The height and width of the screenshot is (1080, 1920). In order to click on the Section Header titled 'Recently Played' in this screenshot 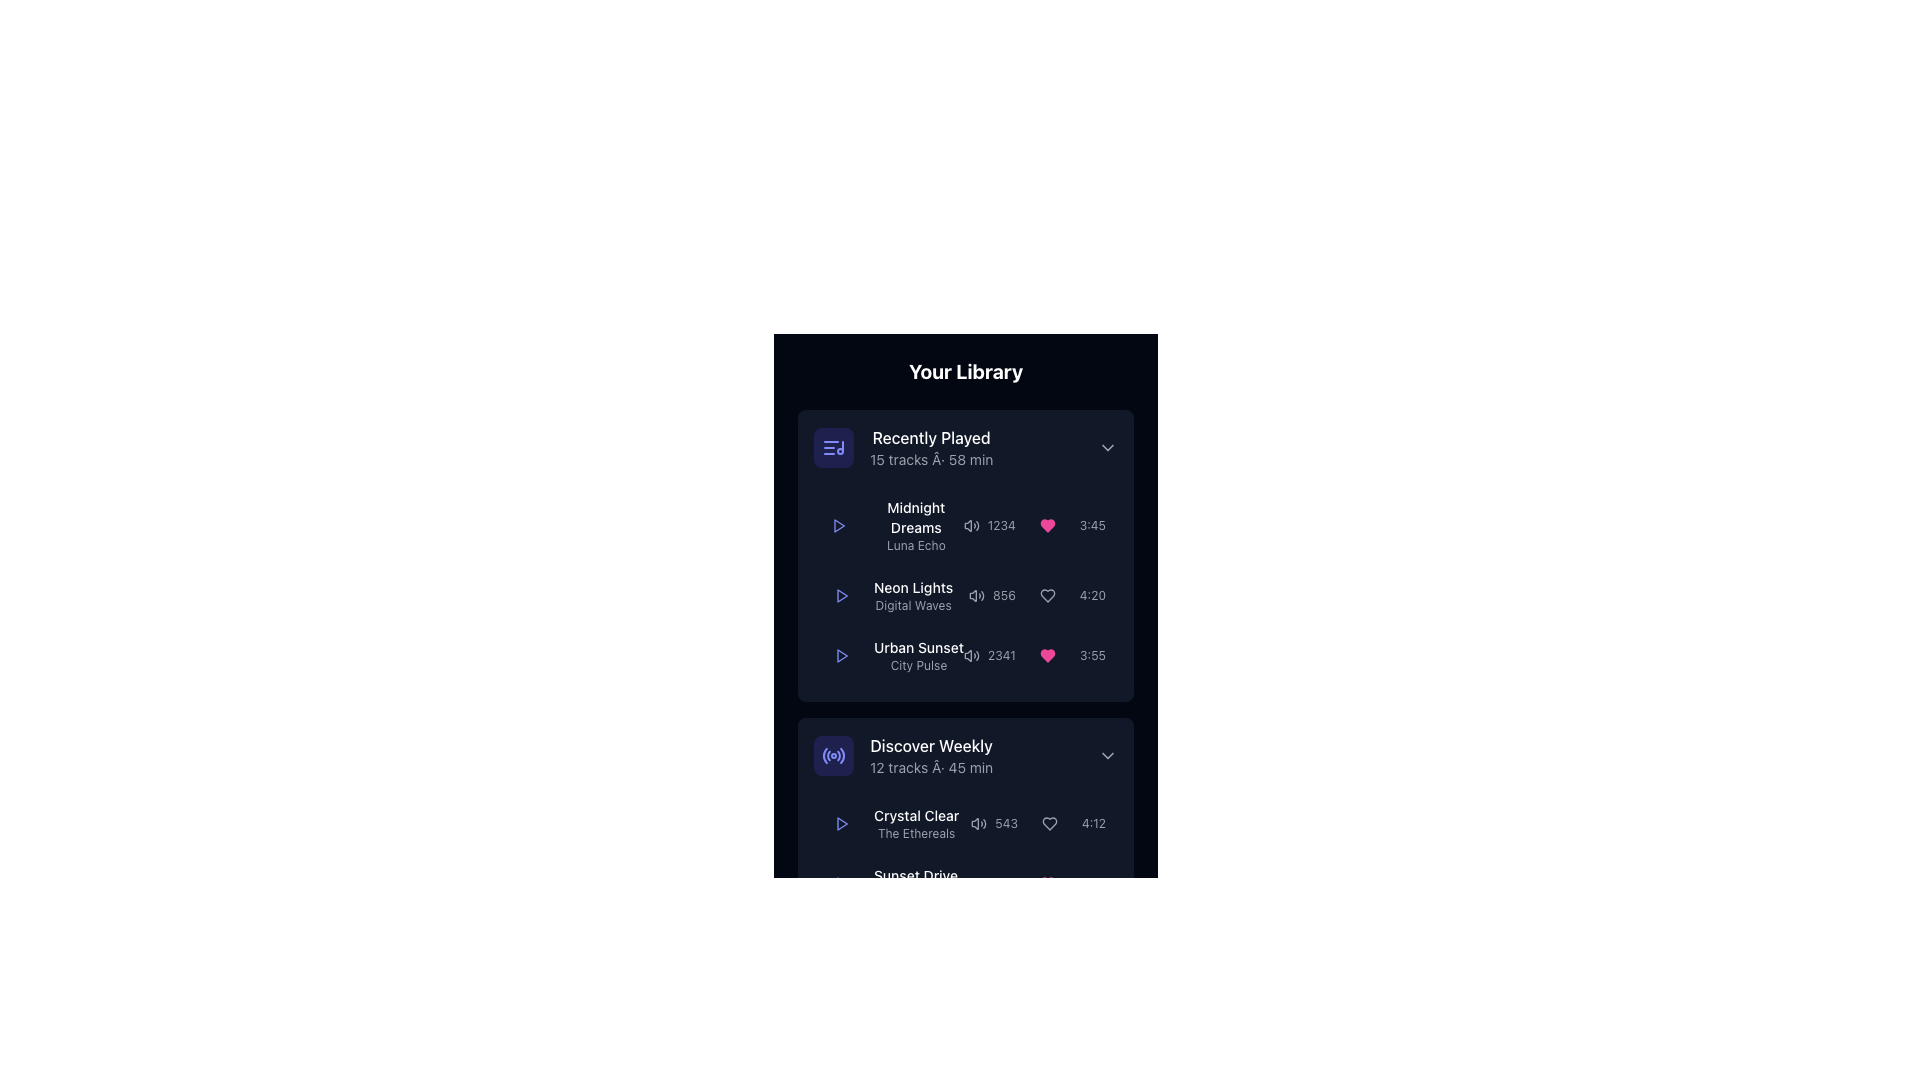, I will do `click(965, 446)`.